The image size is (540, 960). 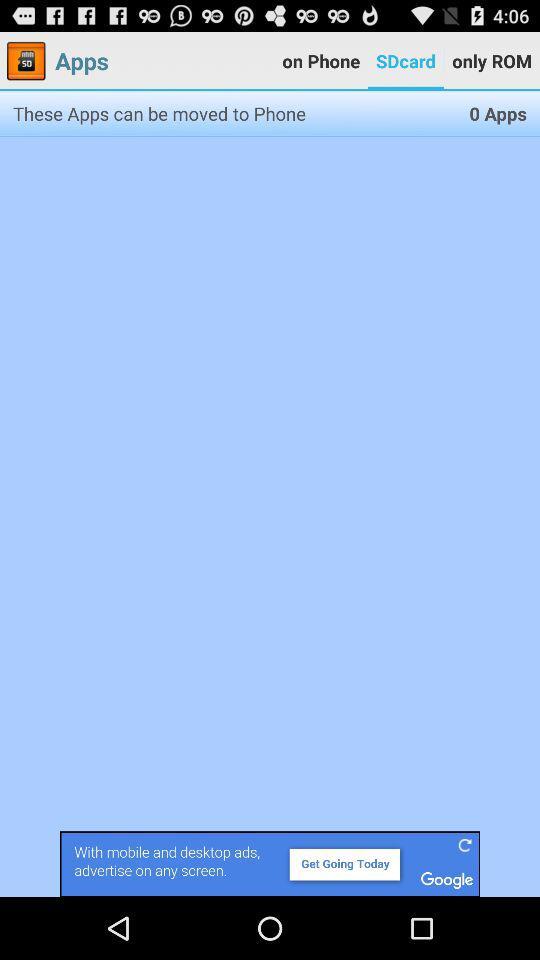 What do you see at coordinates (270, 863) in the screenshot?
I see `open an advertisement` at bounding box center [270, 863].